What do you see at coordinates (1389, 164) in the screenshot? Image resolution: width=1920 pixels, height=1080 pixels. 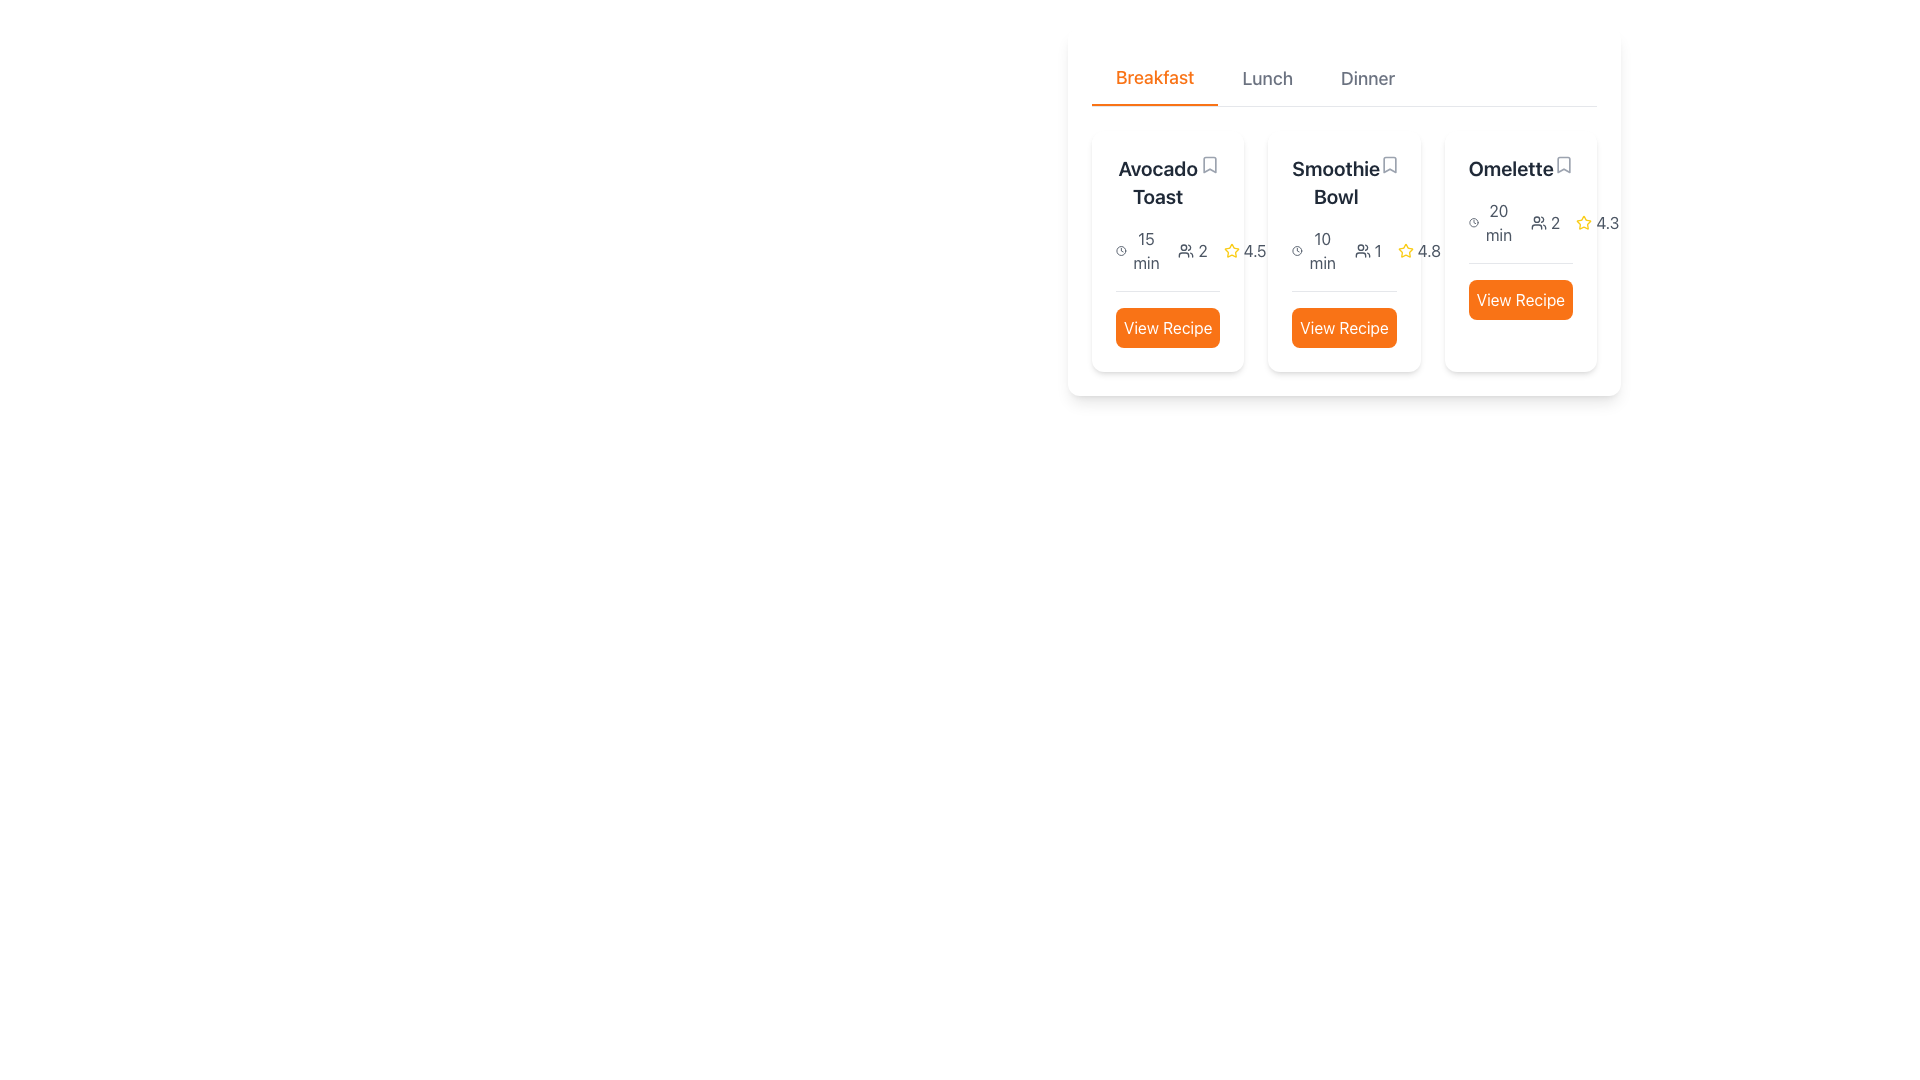 I see `the bookmark icon located at the top-right corner of the 'Smoothie Bowl' card` at bounding box center [1389, 164].